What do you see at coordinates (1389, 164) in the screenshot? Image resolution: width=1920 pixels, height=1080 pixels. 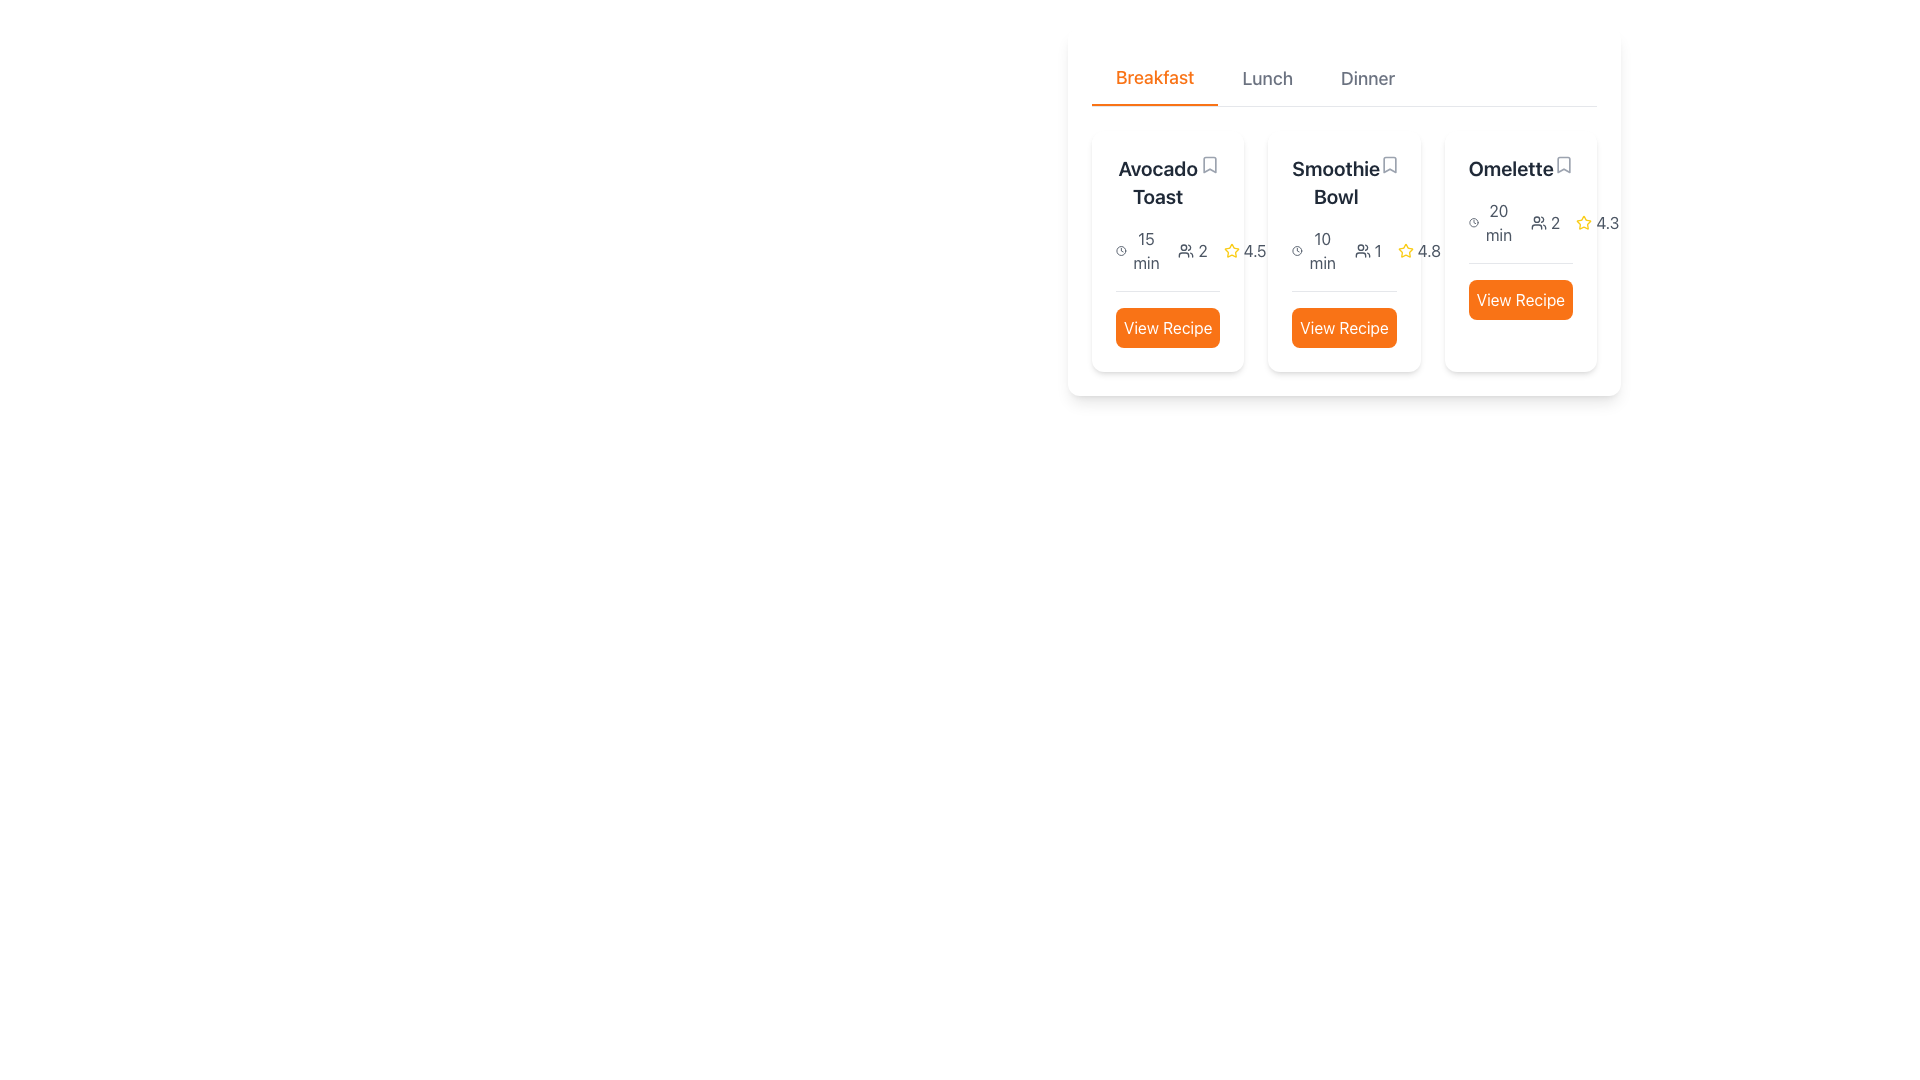 I see `the bookmark icon located at the top-right corner of the 'Smoothie Bowl' card` at bounding box center [1389, 164].